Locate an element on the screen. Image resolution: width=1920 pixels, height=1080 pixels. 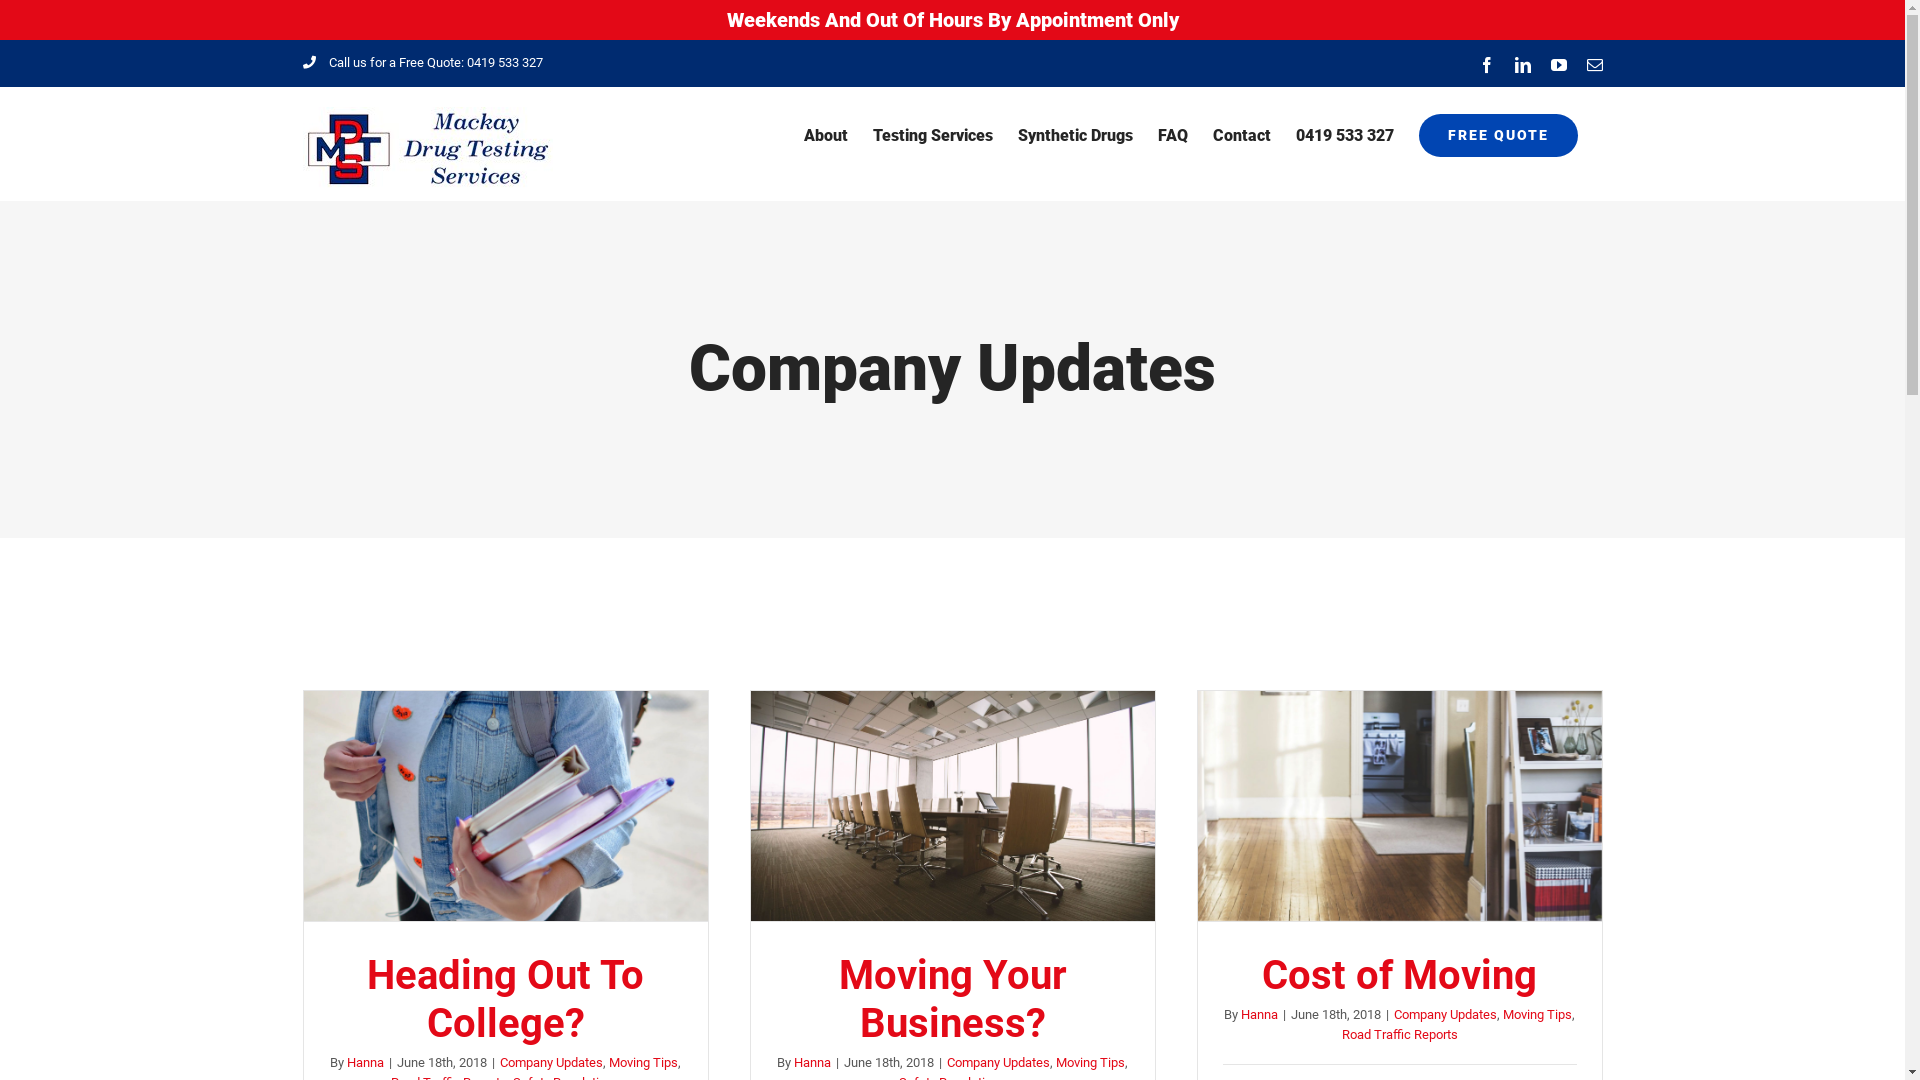
'Synthetic Drugs' is located at coordinates (1017, 135).